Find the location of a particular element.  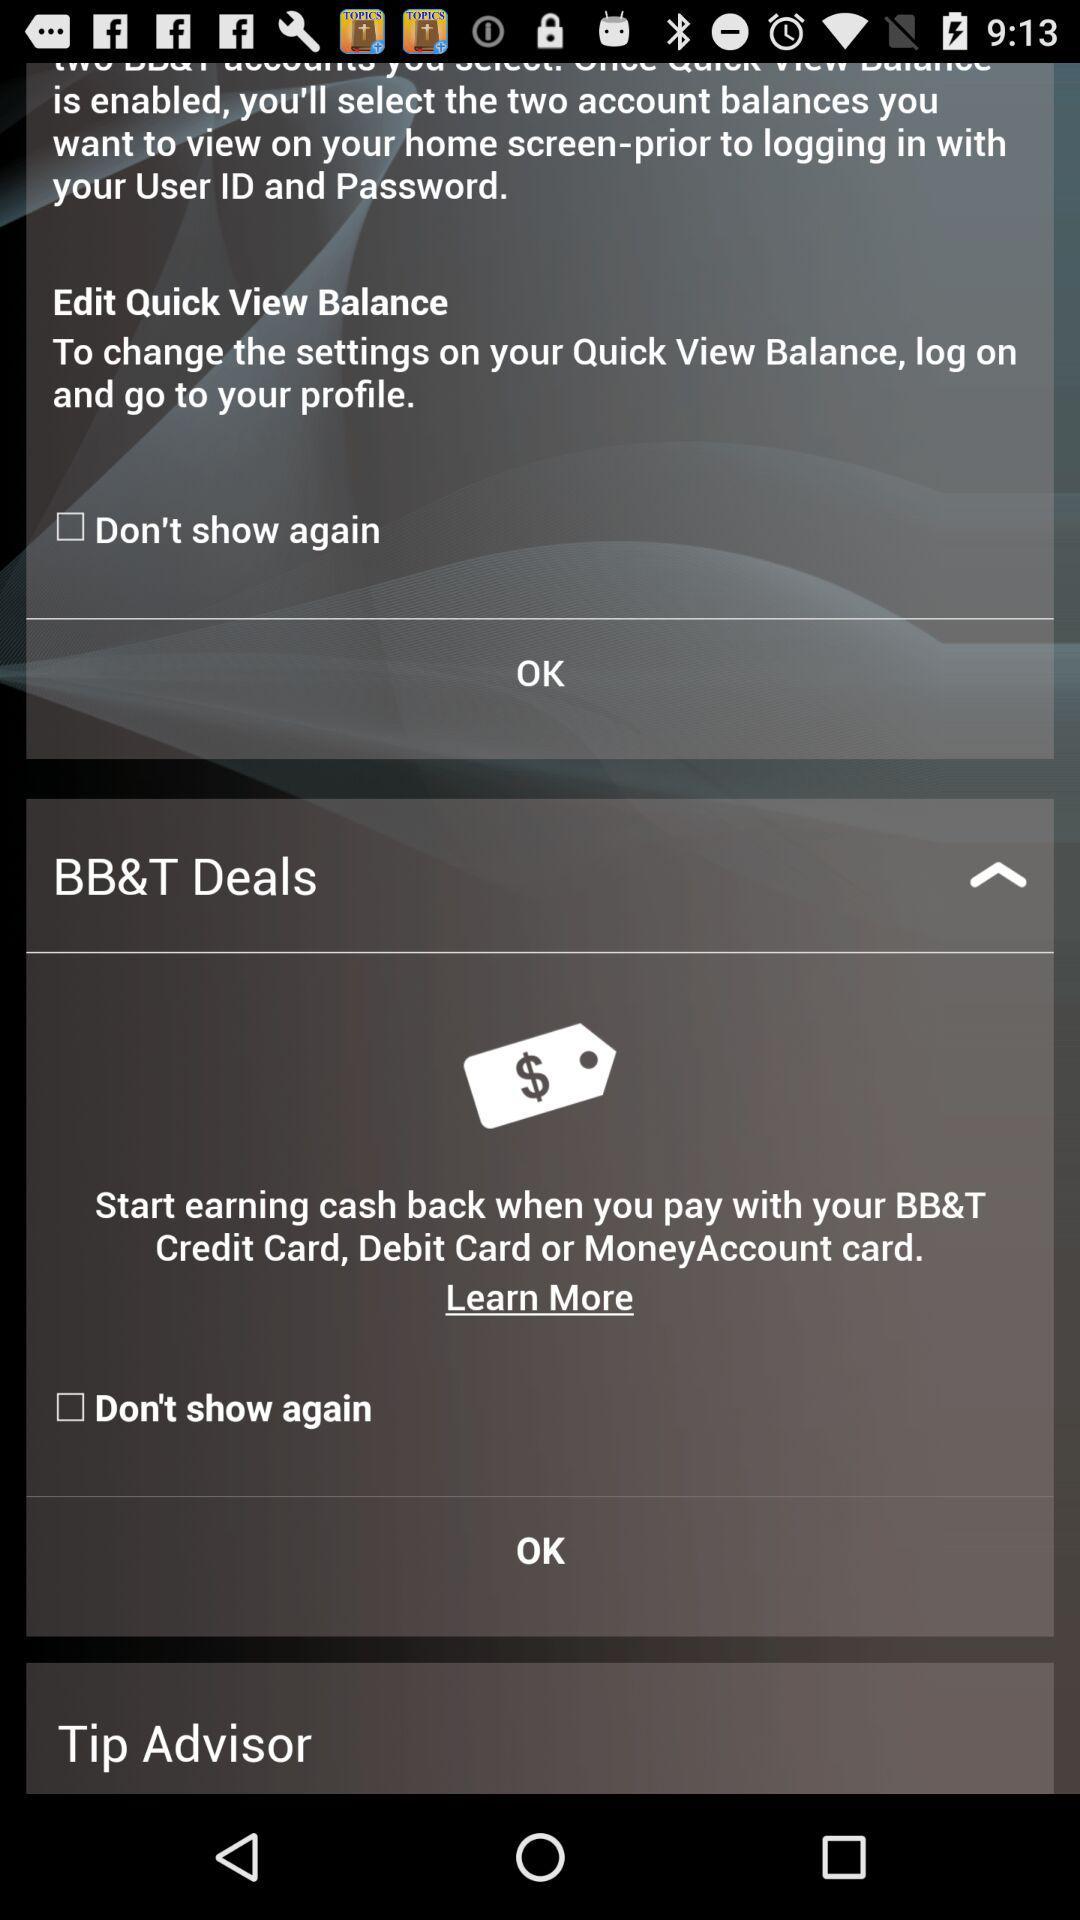

icon to the left of don t show icon is located at coordinates (72, 526).